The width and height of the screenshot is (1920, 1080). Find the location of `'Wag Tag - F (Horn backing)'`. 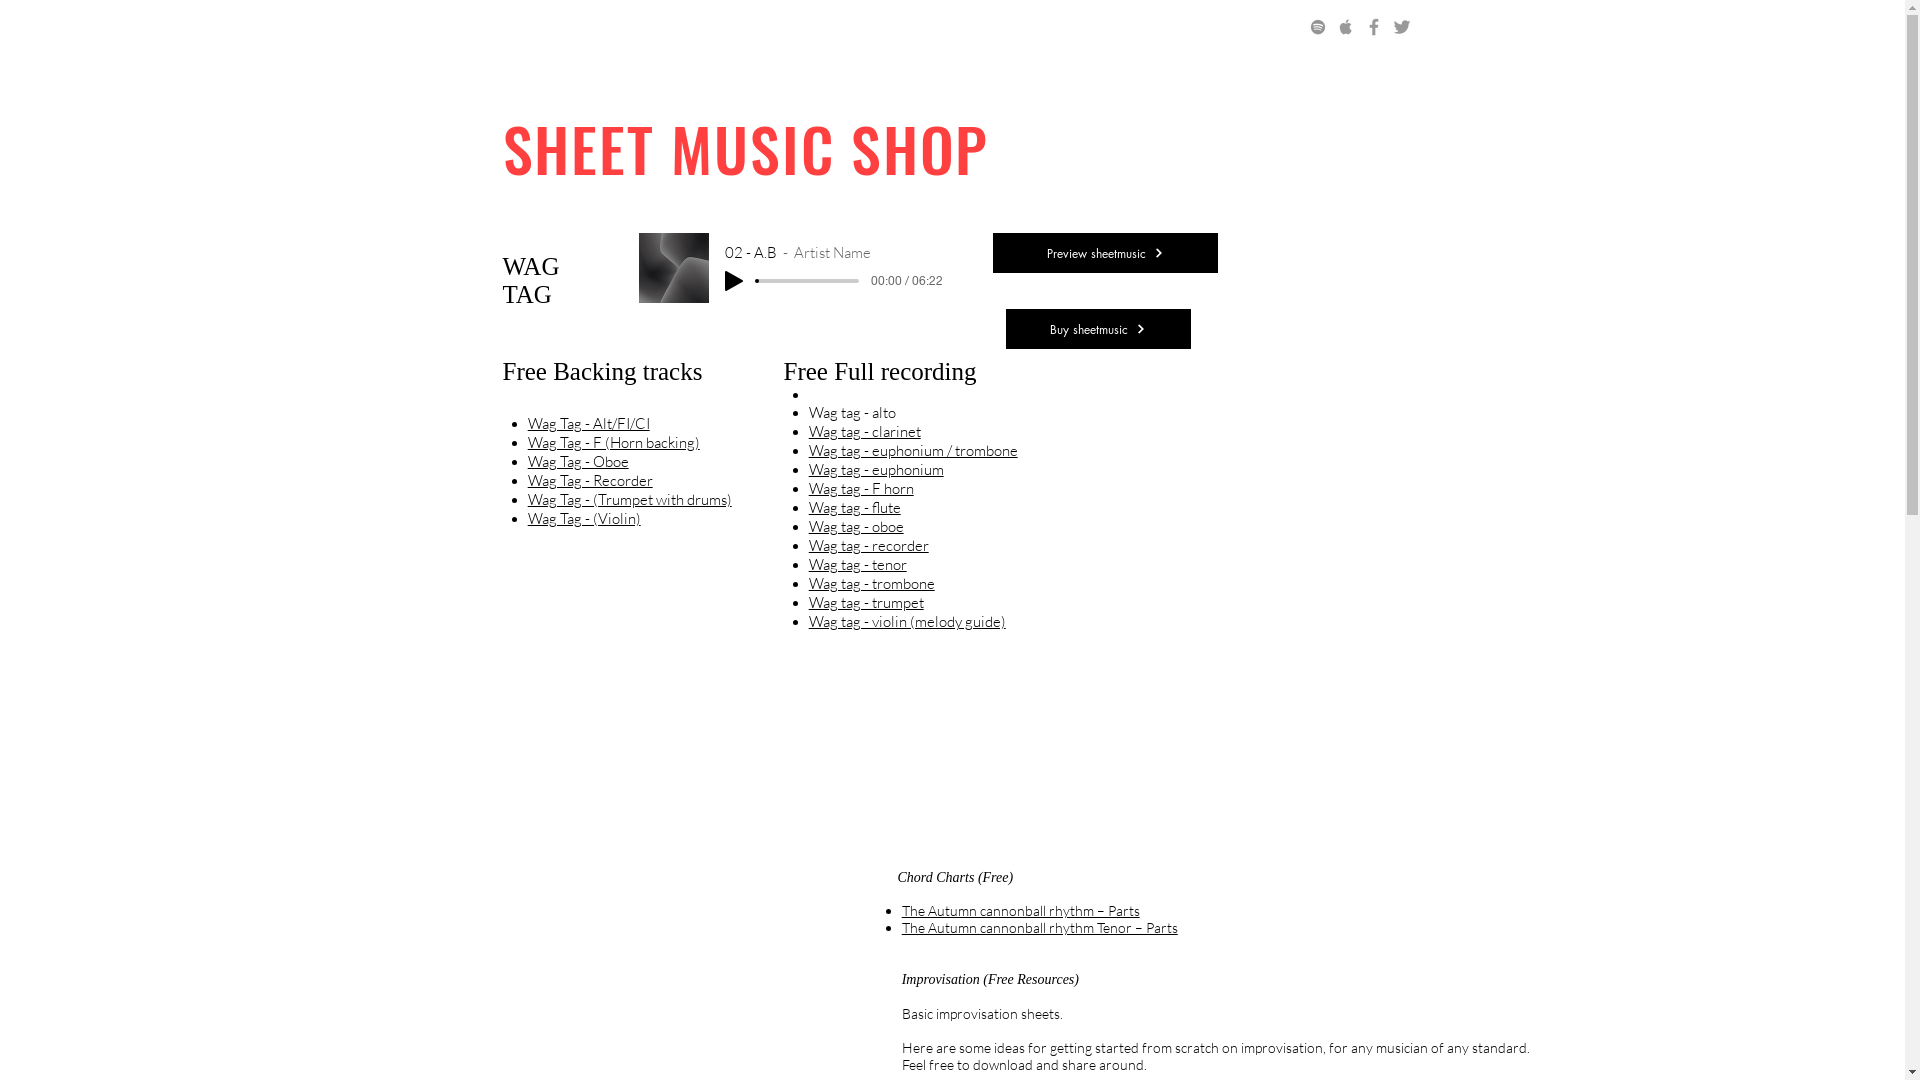

'Wag Tag - F (Horn backing)' is located at coordinates (613, 441).